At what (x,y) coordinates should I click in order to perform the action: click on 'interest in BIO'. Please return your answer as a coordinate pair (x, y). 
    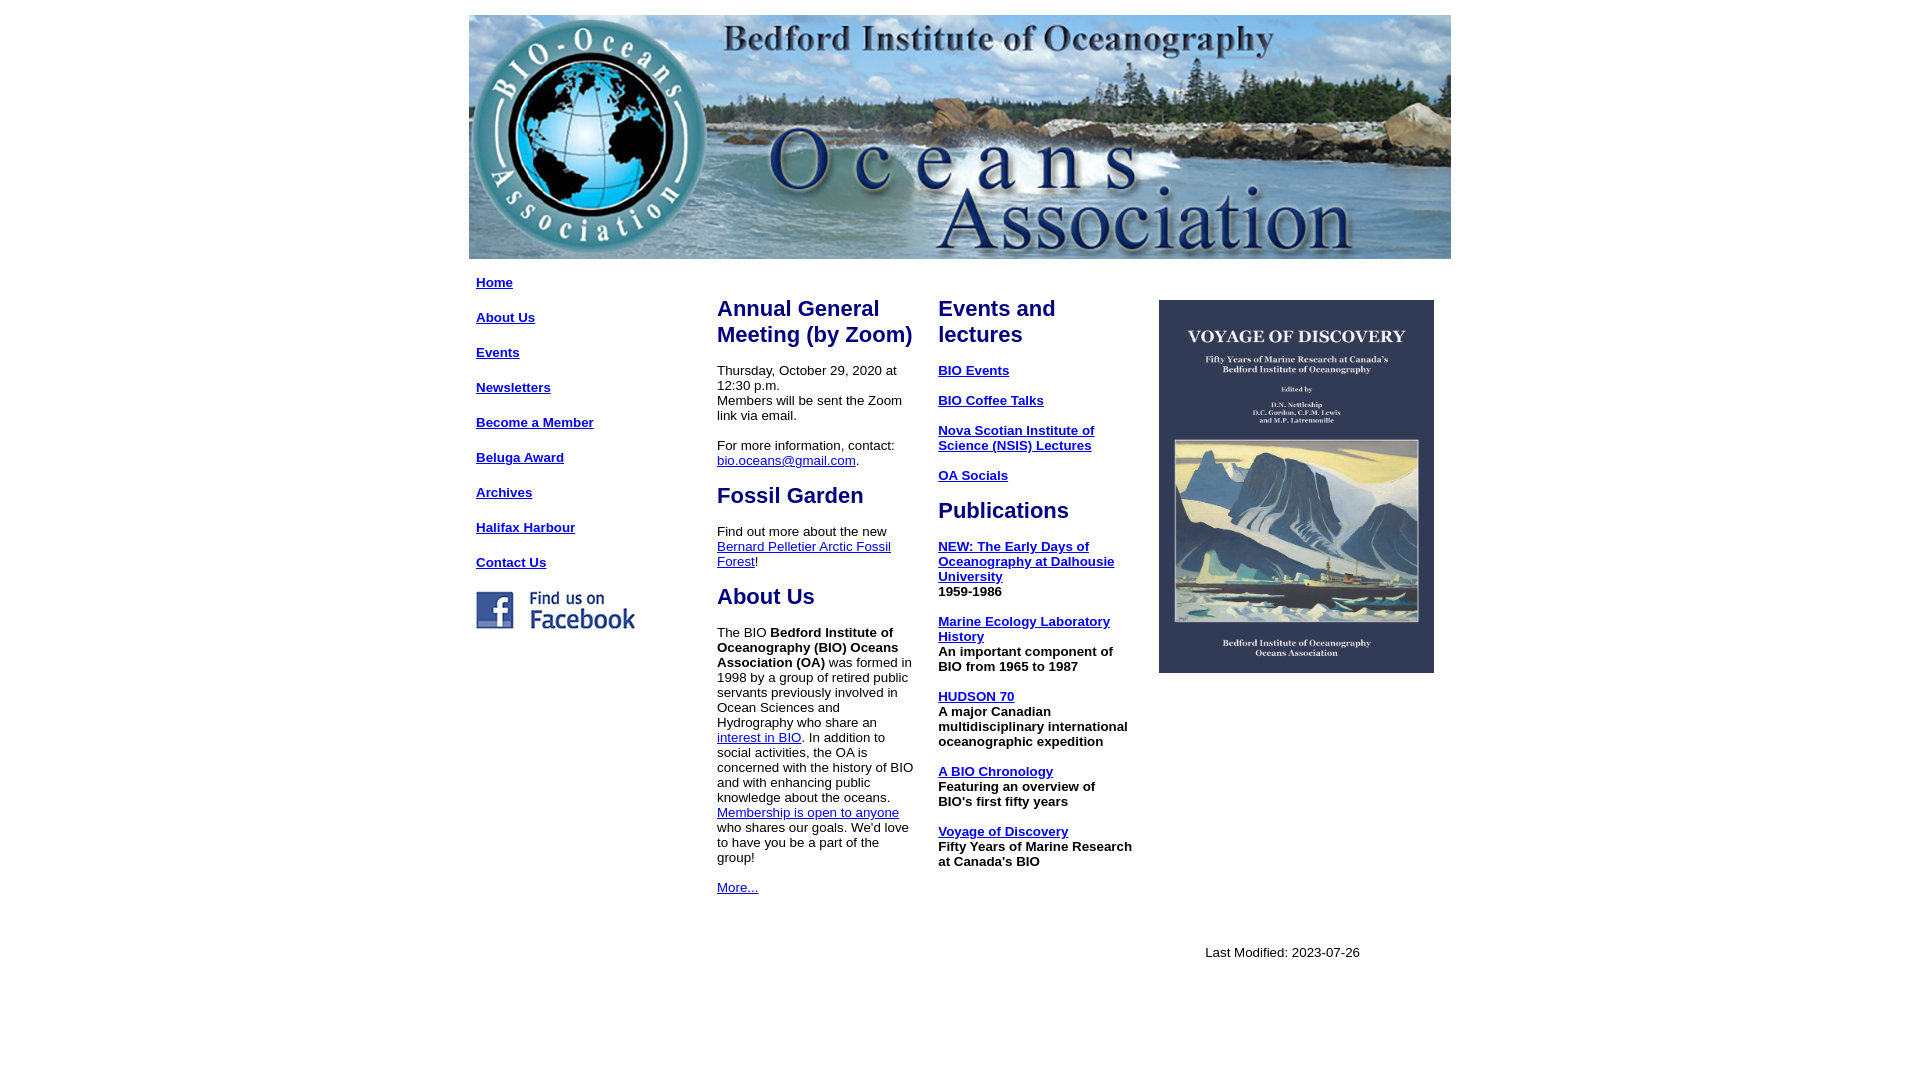
    Looking at the image, I should click on (757, 737).